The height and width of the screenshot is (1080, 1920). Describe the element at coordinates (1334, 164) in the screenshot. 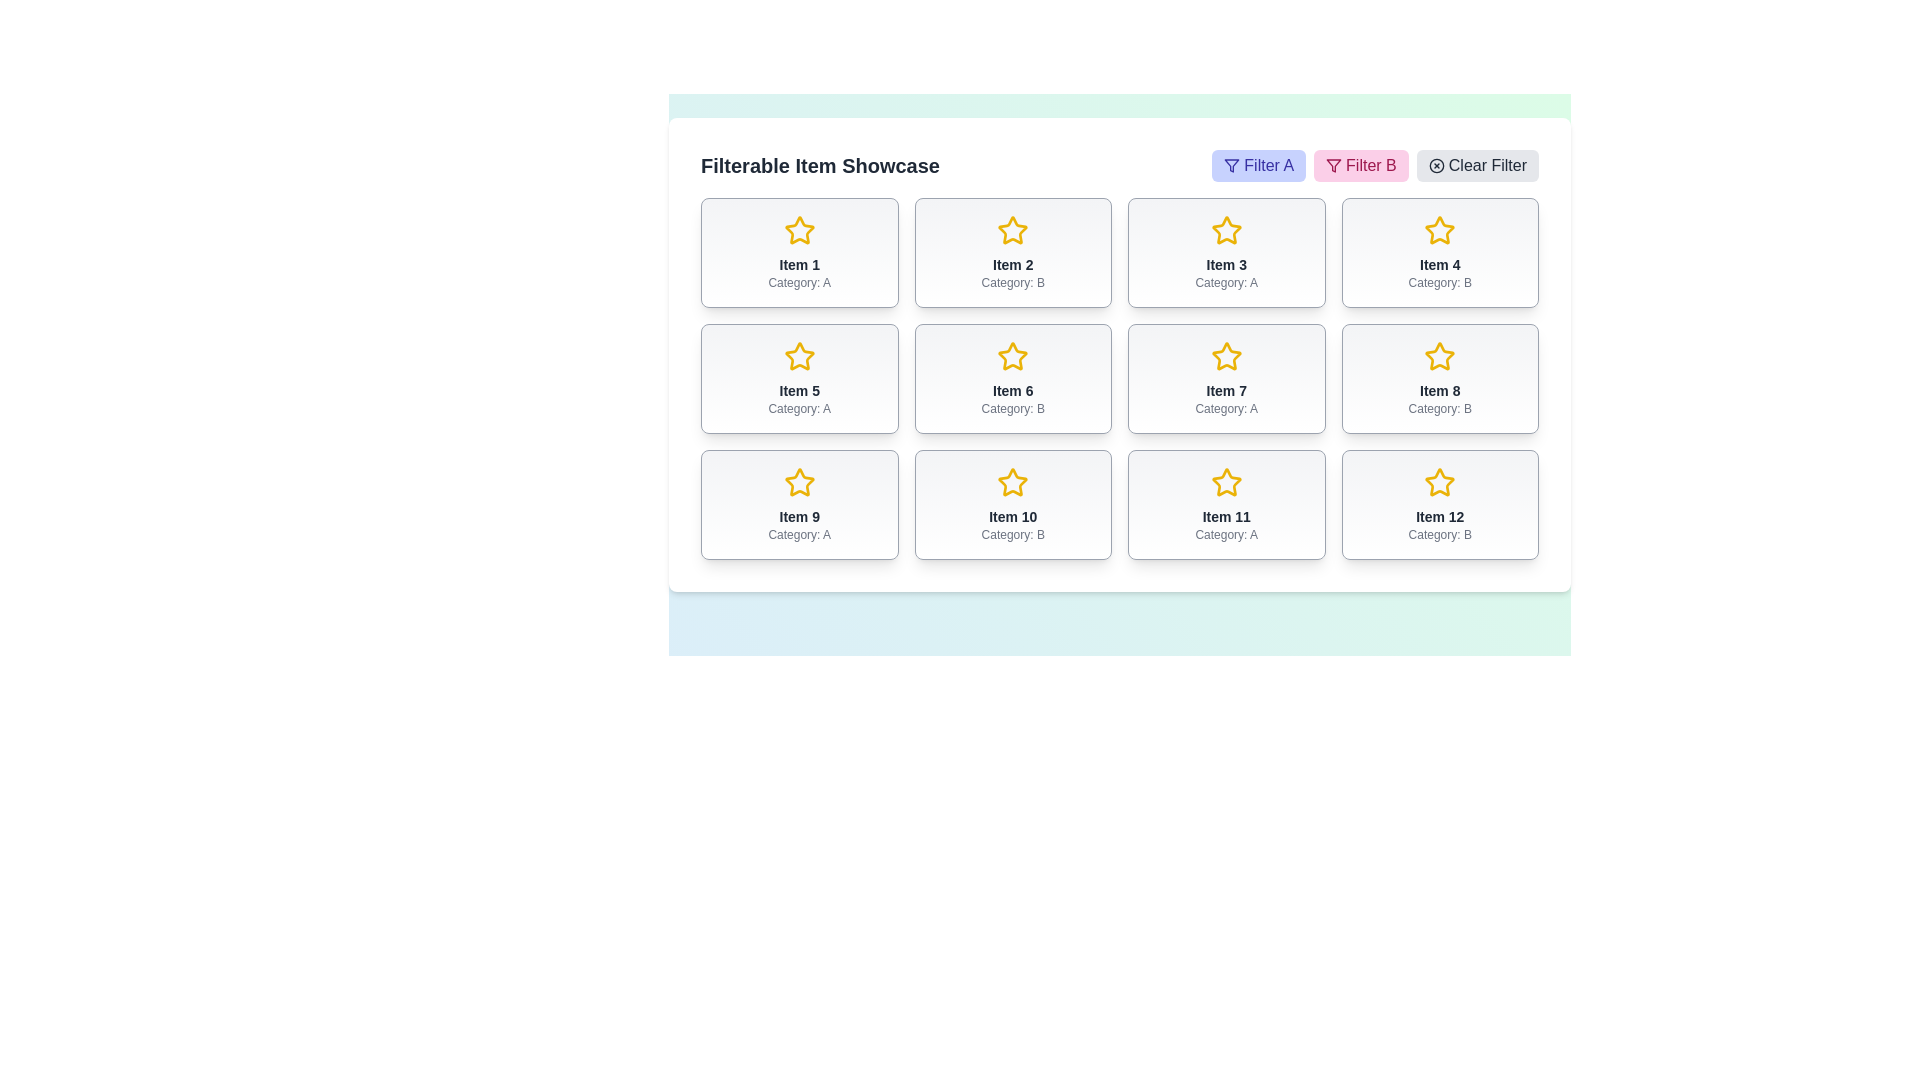

I see `the small colored funnel icon representing filtering functionality` at that location.